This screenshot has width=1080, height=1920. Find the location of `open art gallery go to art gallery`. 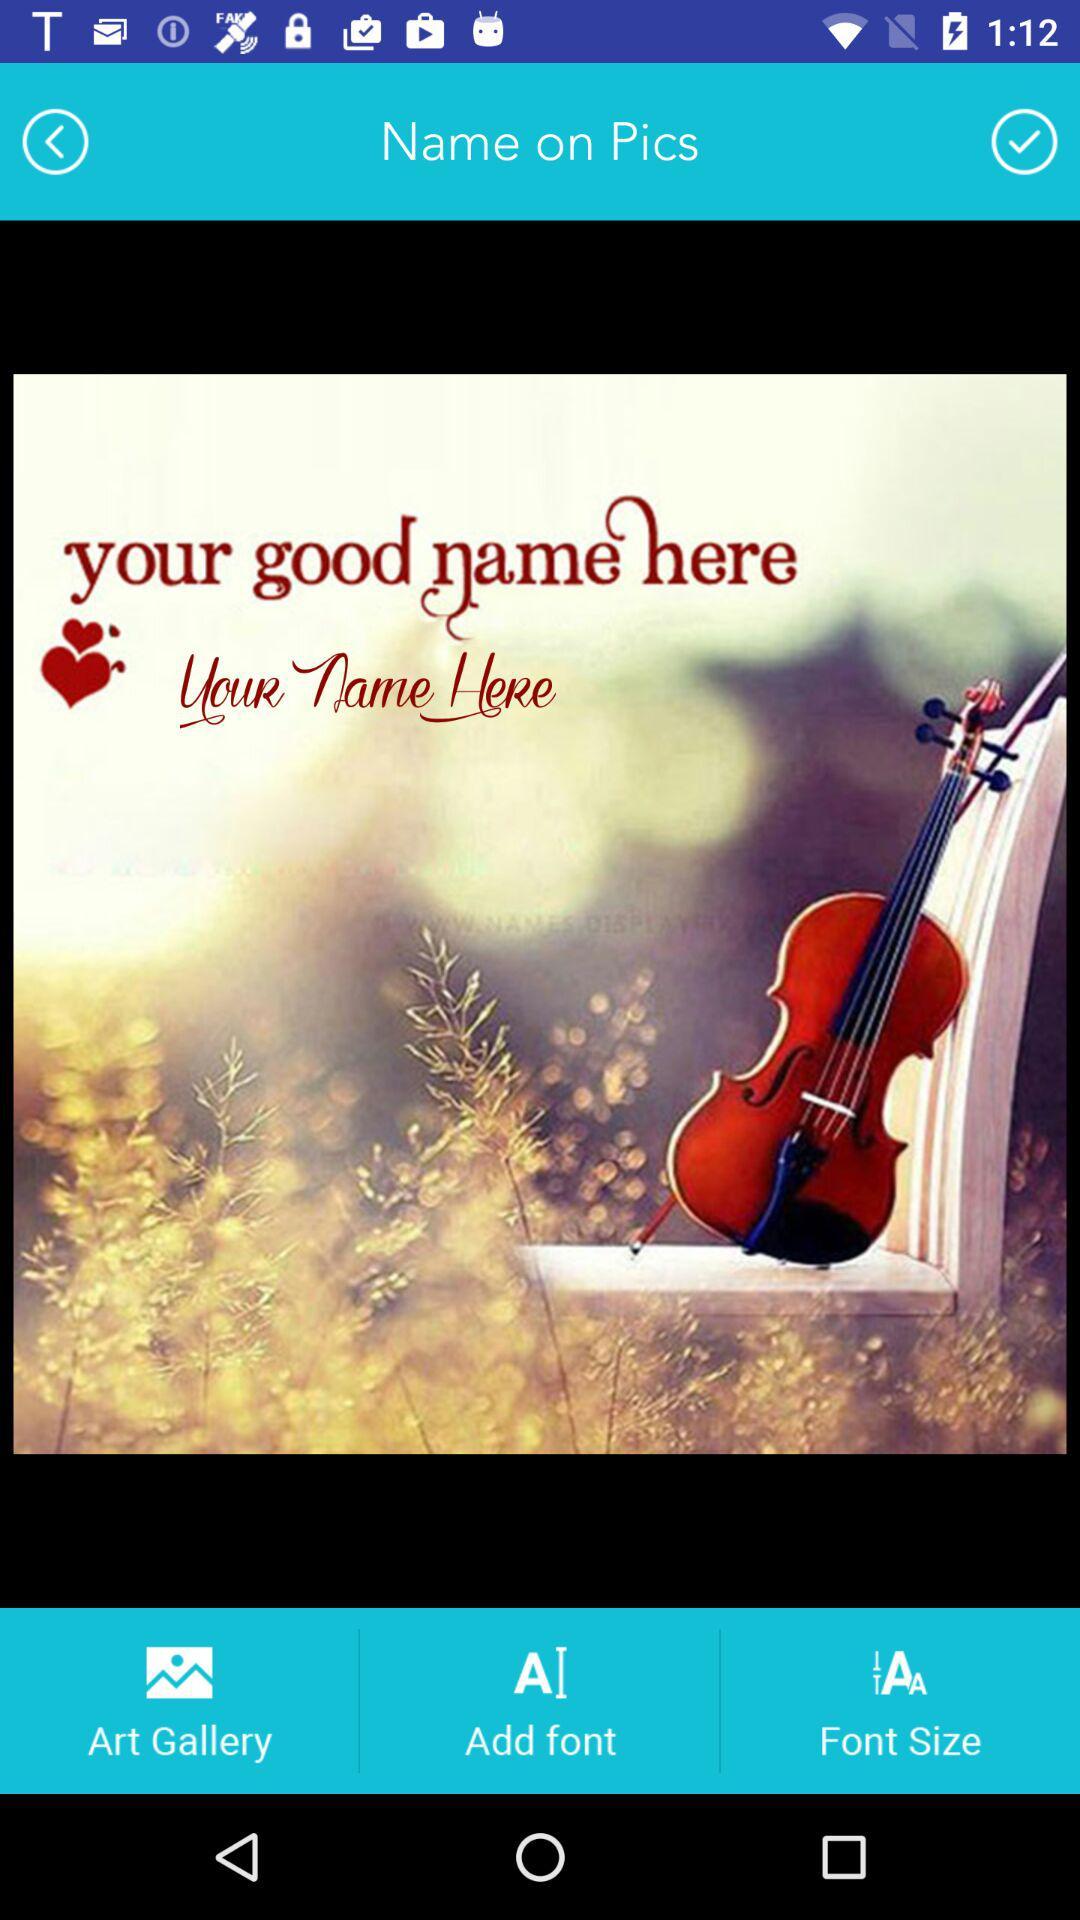

open art gallery go to art gallery is located at coordinates (177, 1699).